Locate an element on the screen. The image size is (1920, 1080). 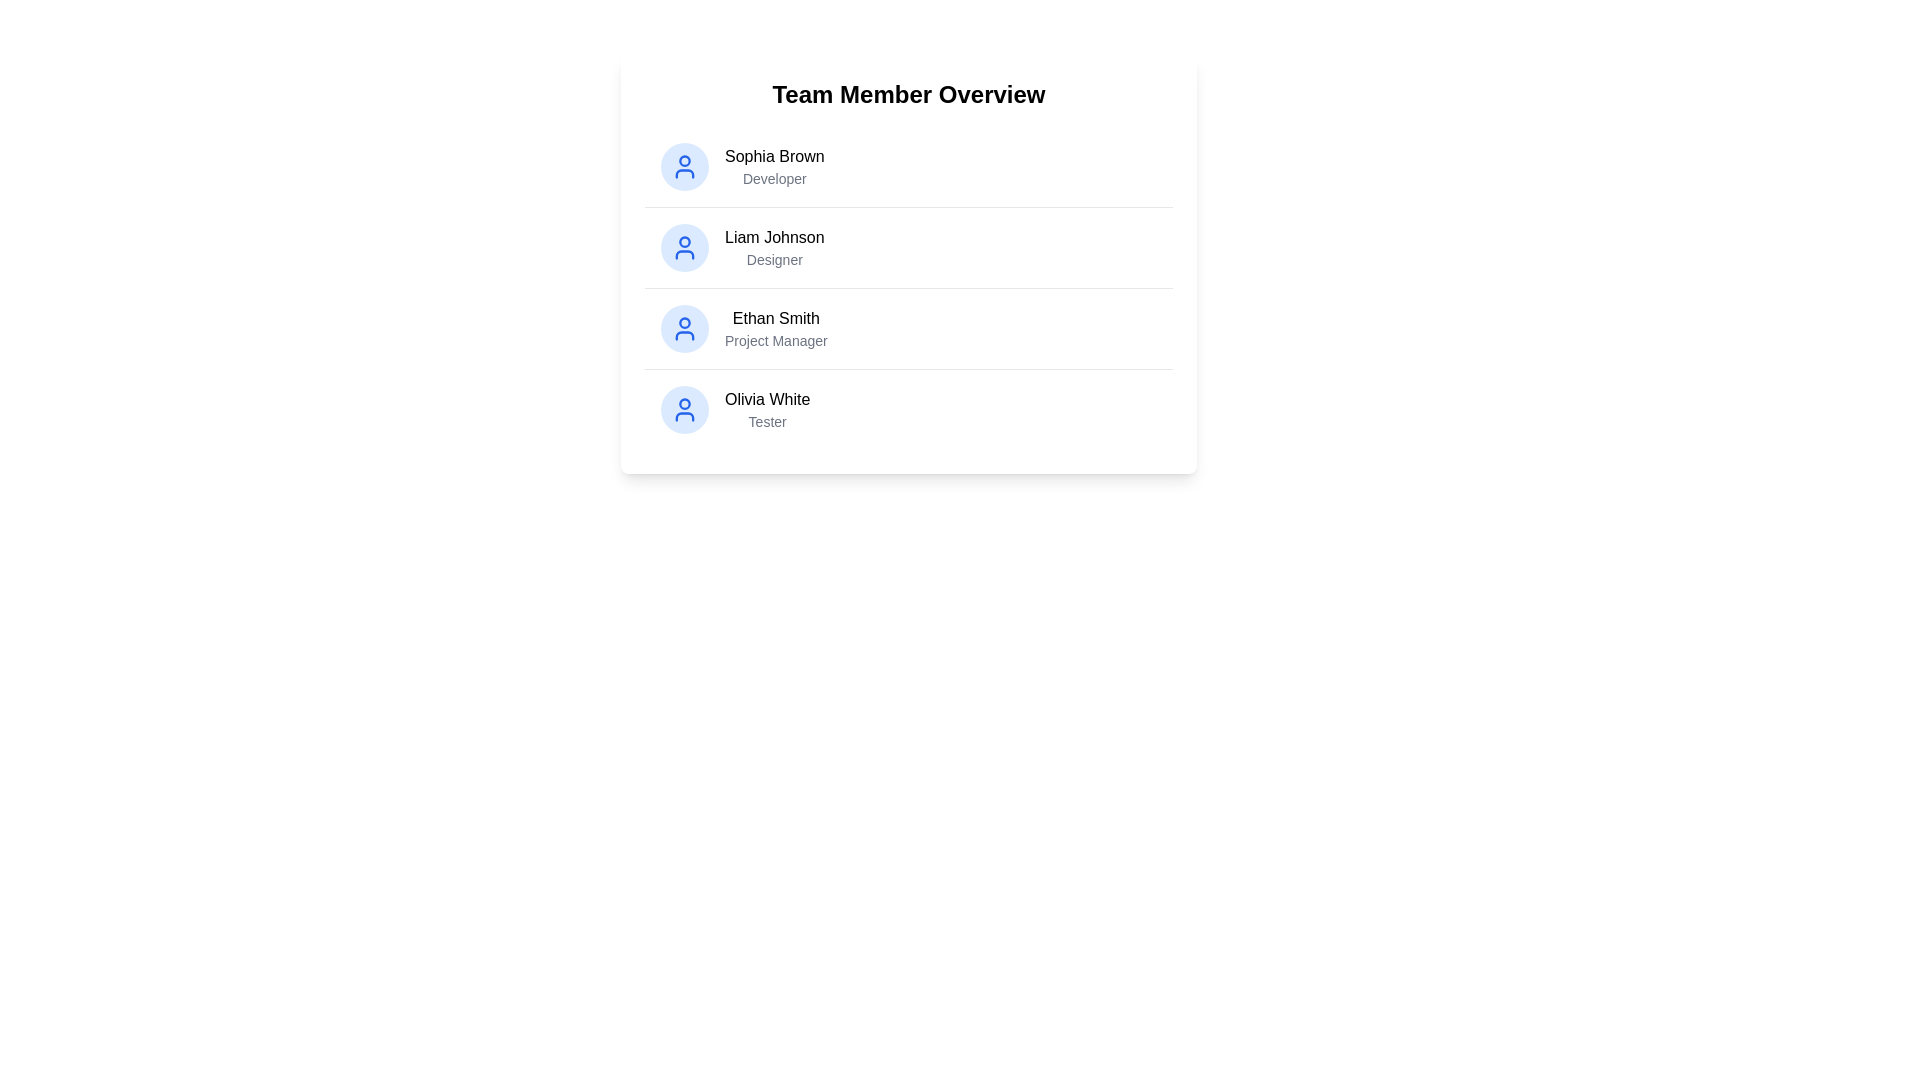
the list item representing the team member 'Ethan Smith', who is labeled as 'Project Manager', positioned in the 'Team Member Overview' section is located at coordinates (907, 327).